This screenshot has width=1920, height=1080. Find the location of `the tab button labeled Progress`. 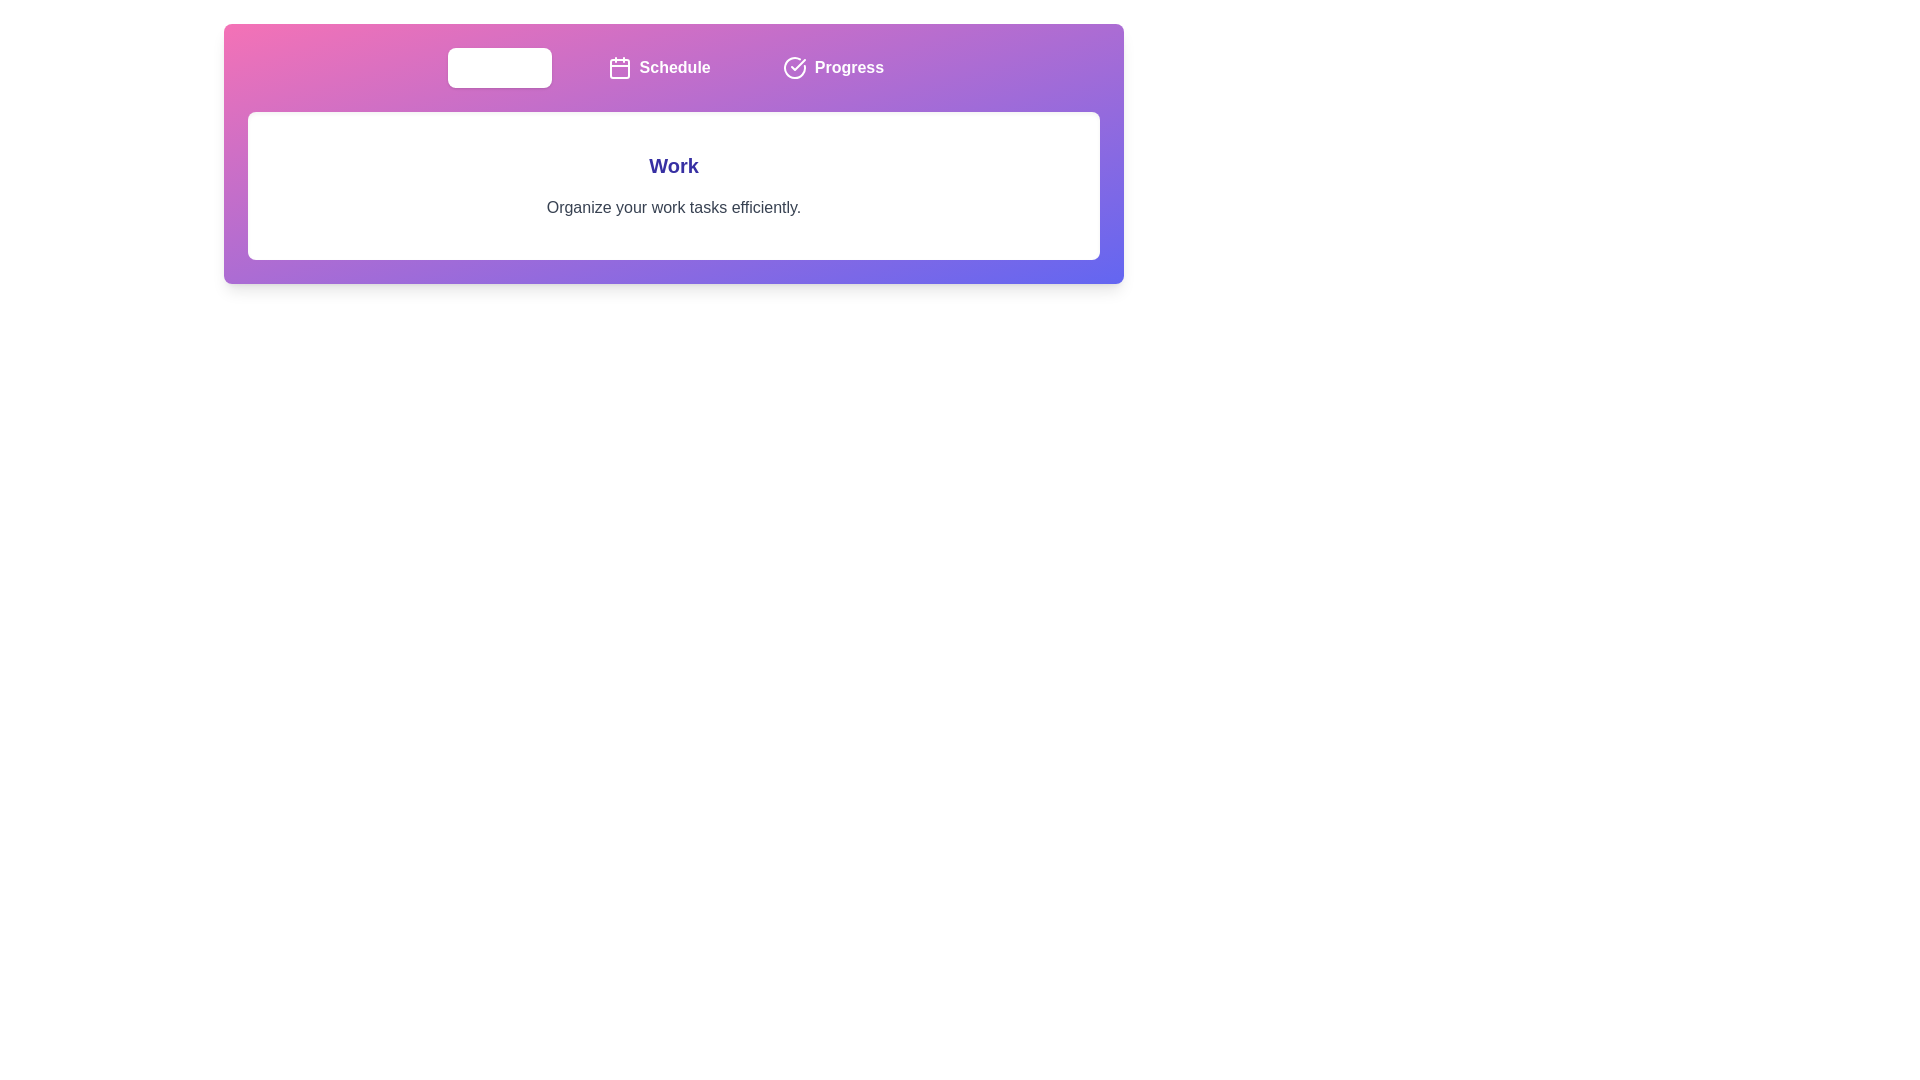

the tab button labeled Progress is located at coordinates (833, 67).